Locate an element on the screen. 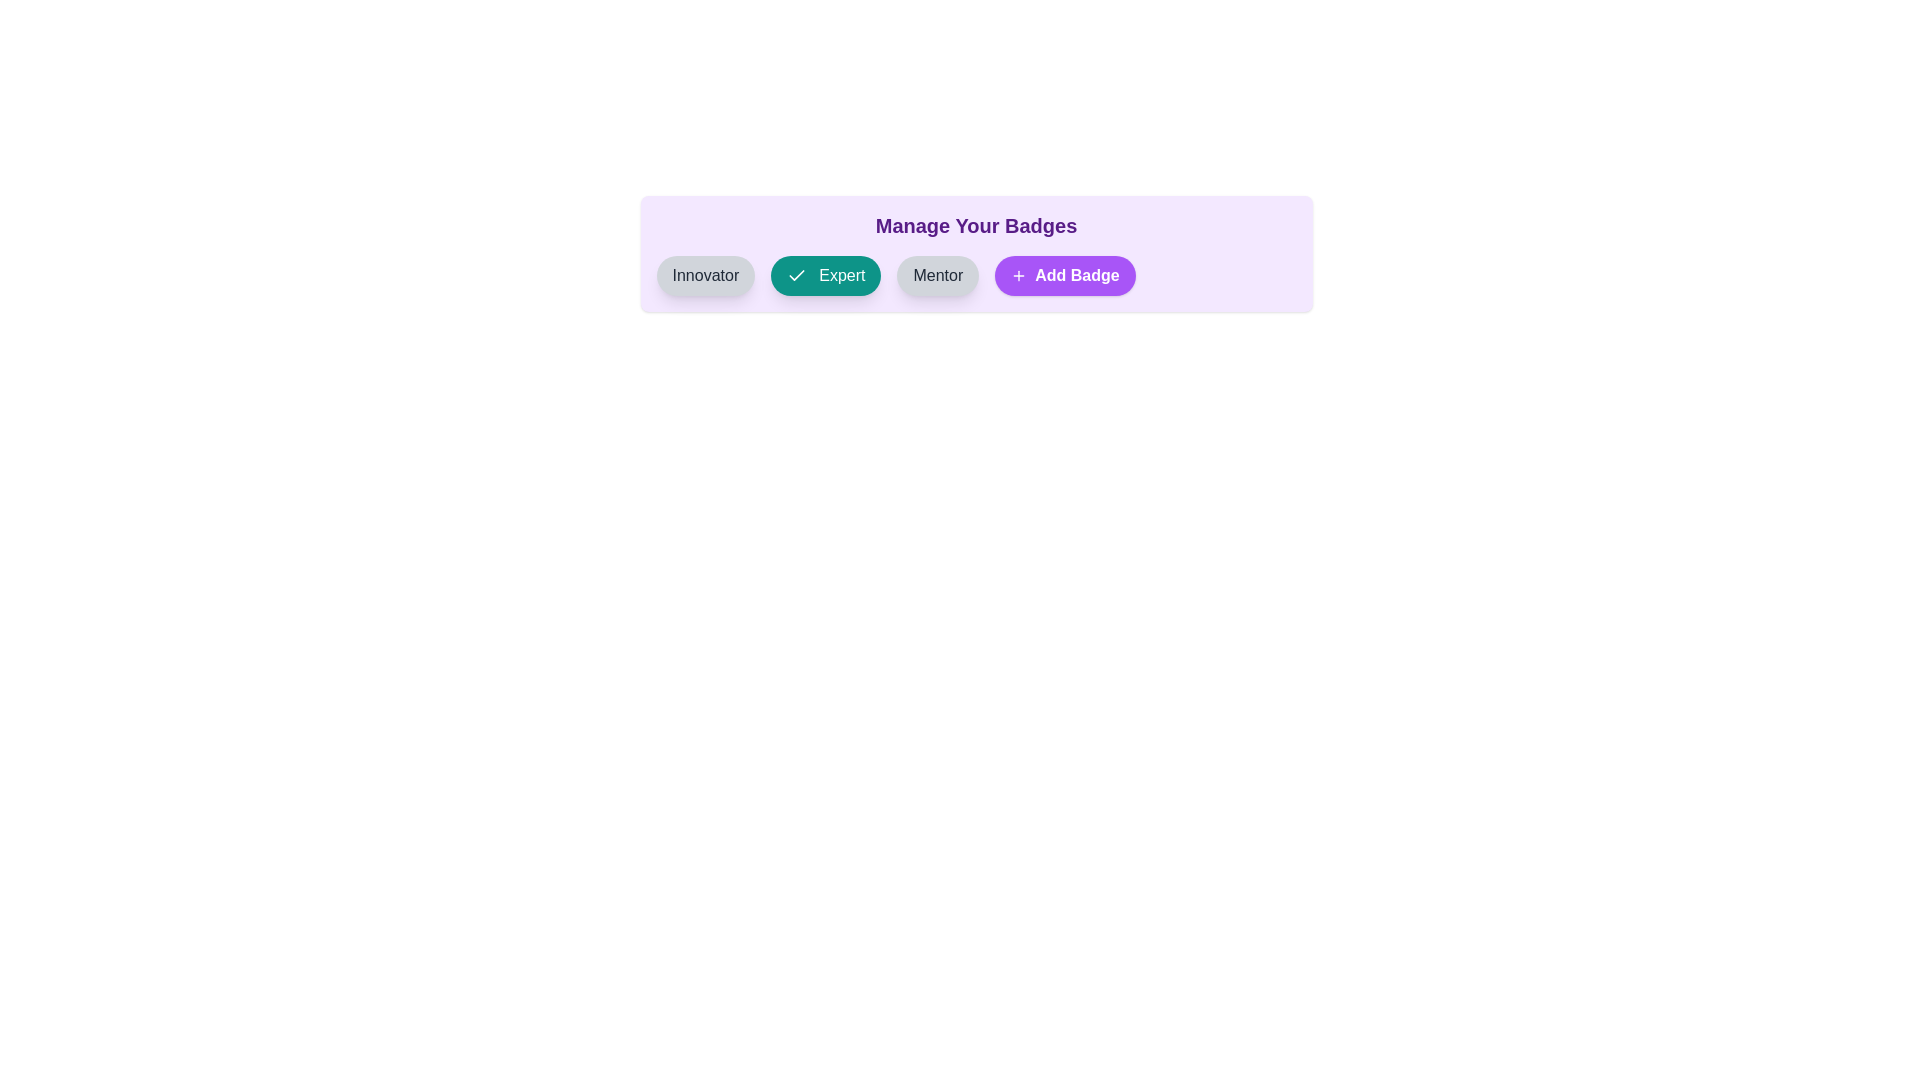  the badge labeled Mentor to observe its hover effect is located at coordinates (937, 276).